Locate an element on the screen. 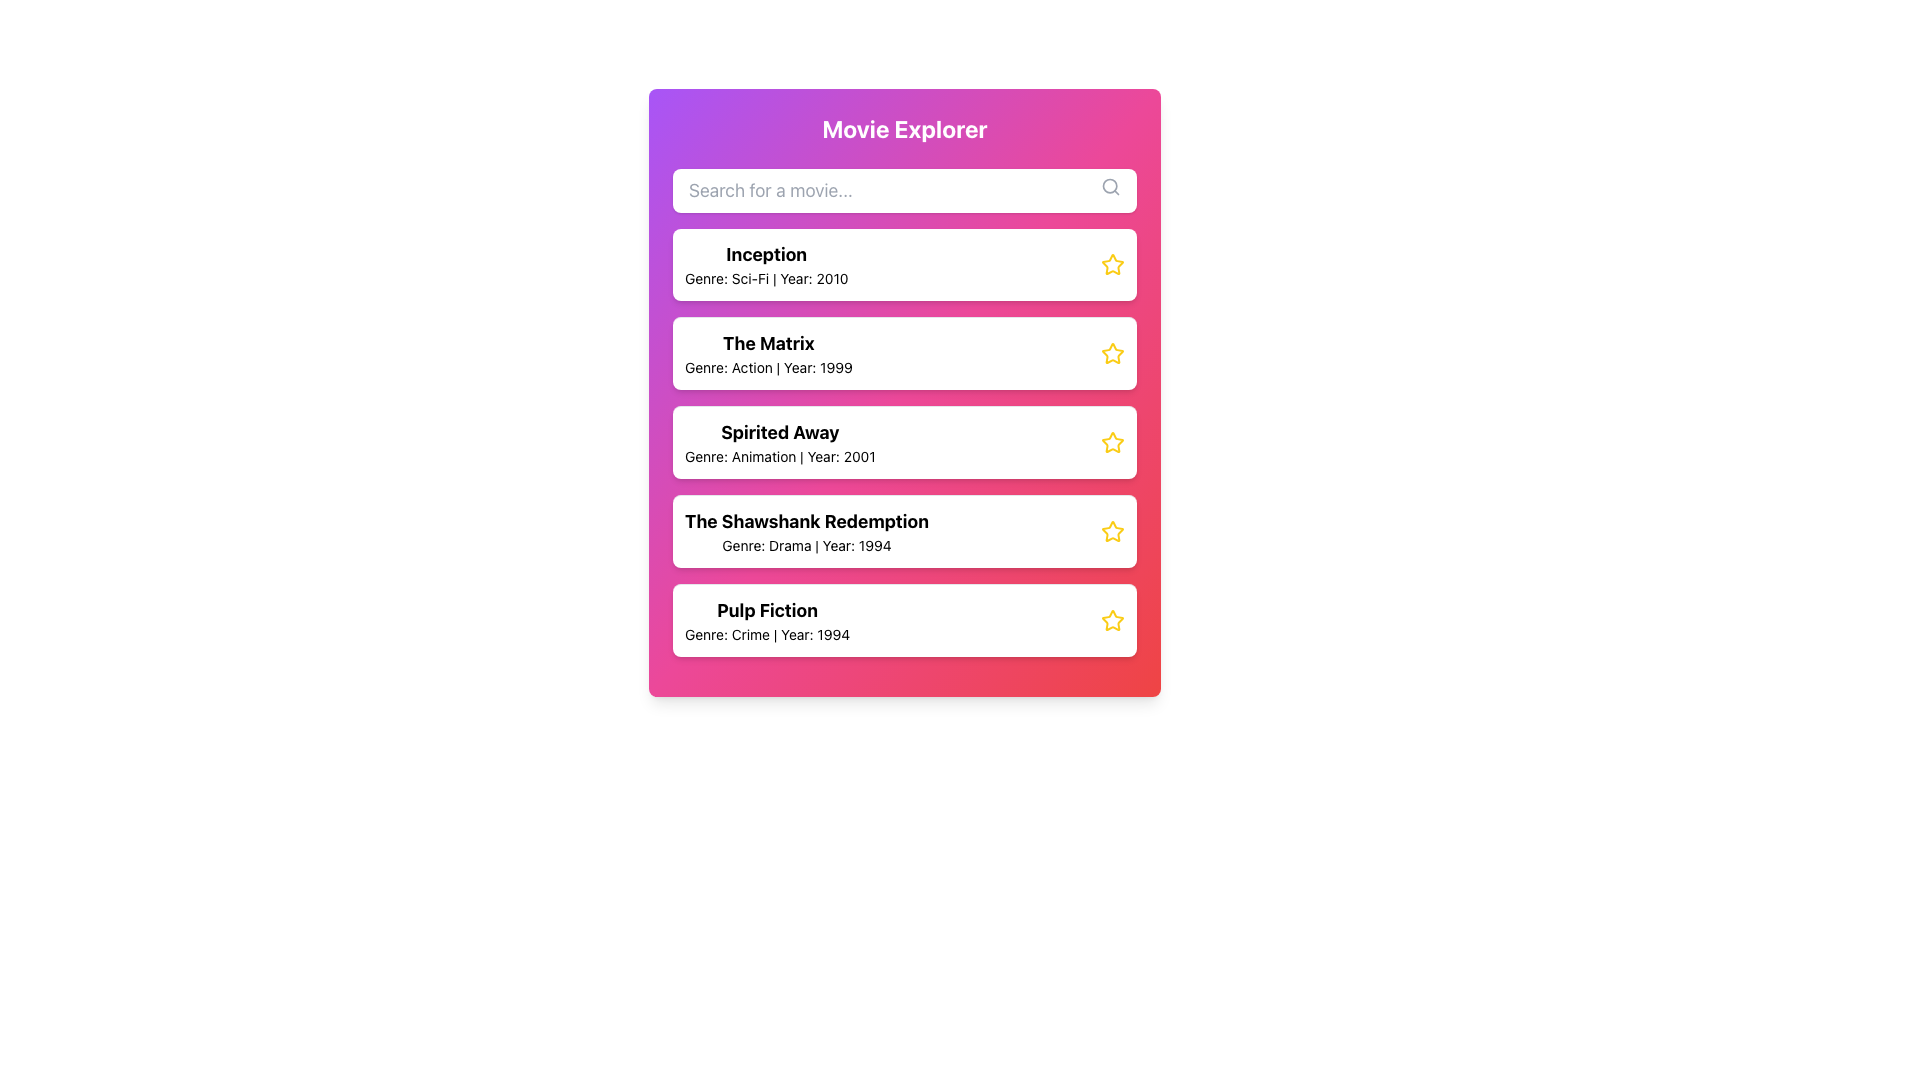 The width and height of the screenshot is (1920, 1080). the gray magnifying glass icon located at the far right of the search input field is located at coordinates (1109, 186).